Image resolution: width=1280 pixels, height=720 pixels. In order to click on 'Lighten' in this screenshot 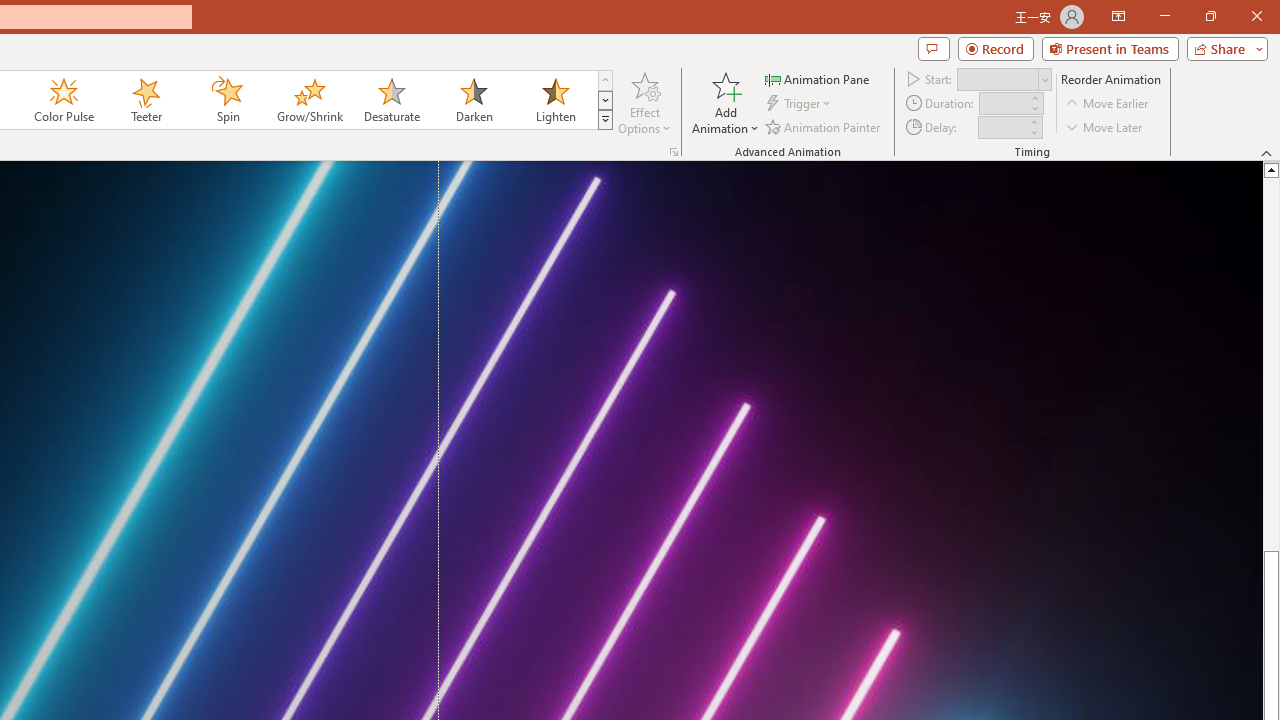, I will do `click(555, 100)`.